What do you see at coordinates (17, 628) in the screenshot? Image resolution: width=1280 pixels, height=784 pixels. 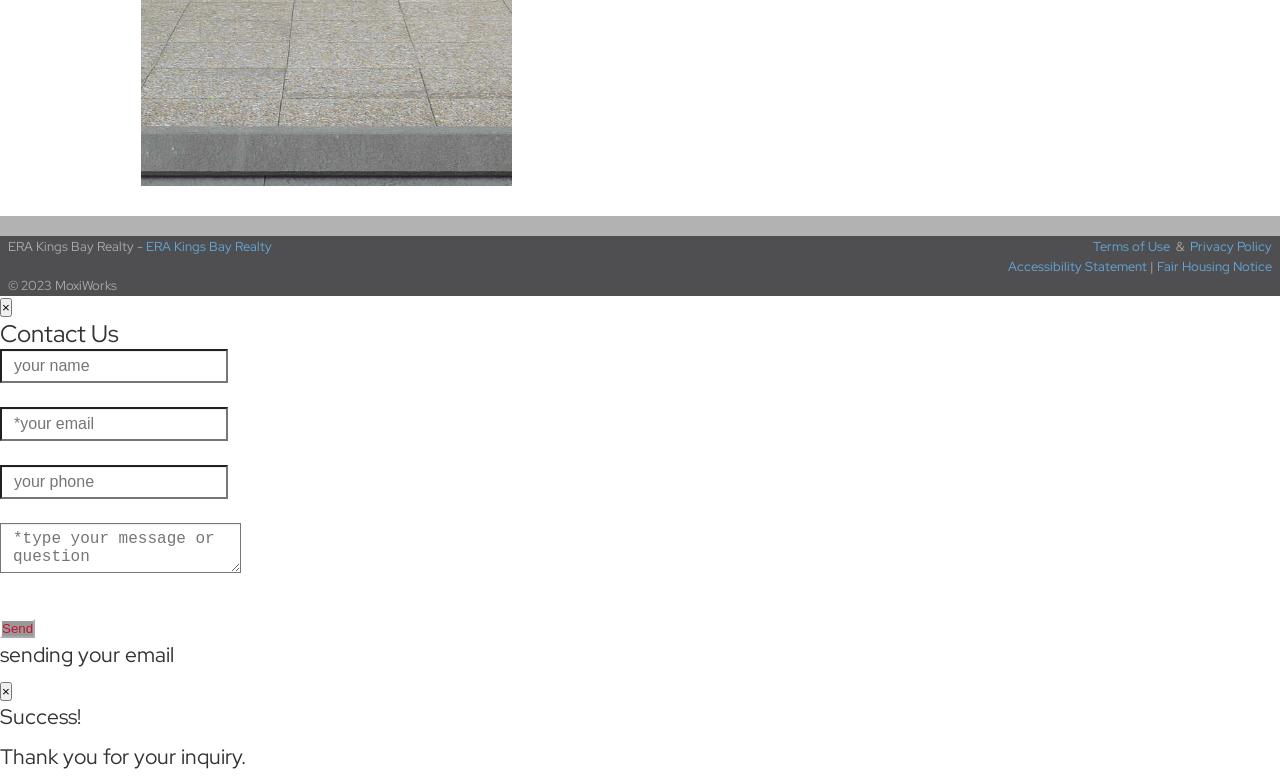 I see `'Send'` at bounding box center [17, 628].